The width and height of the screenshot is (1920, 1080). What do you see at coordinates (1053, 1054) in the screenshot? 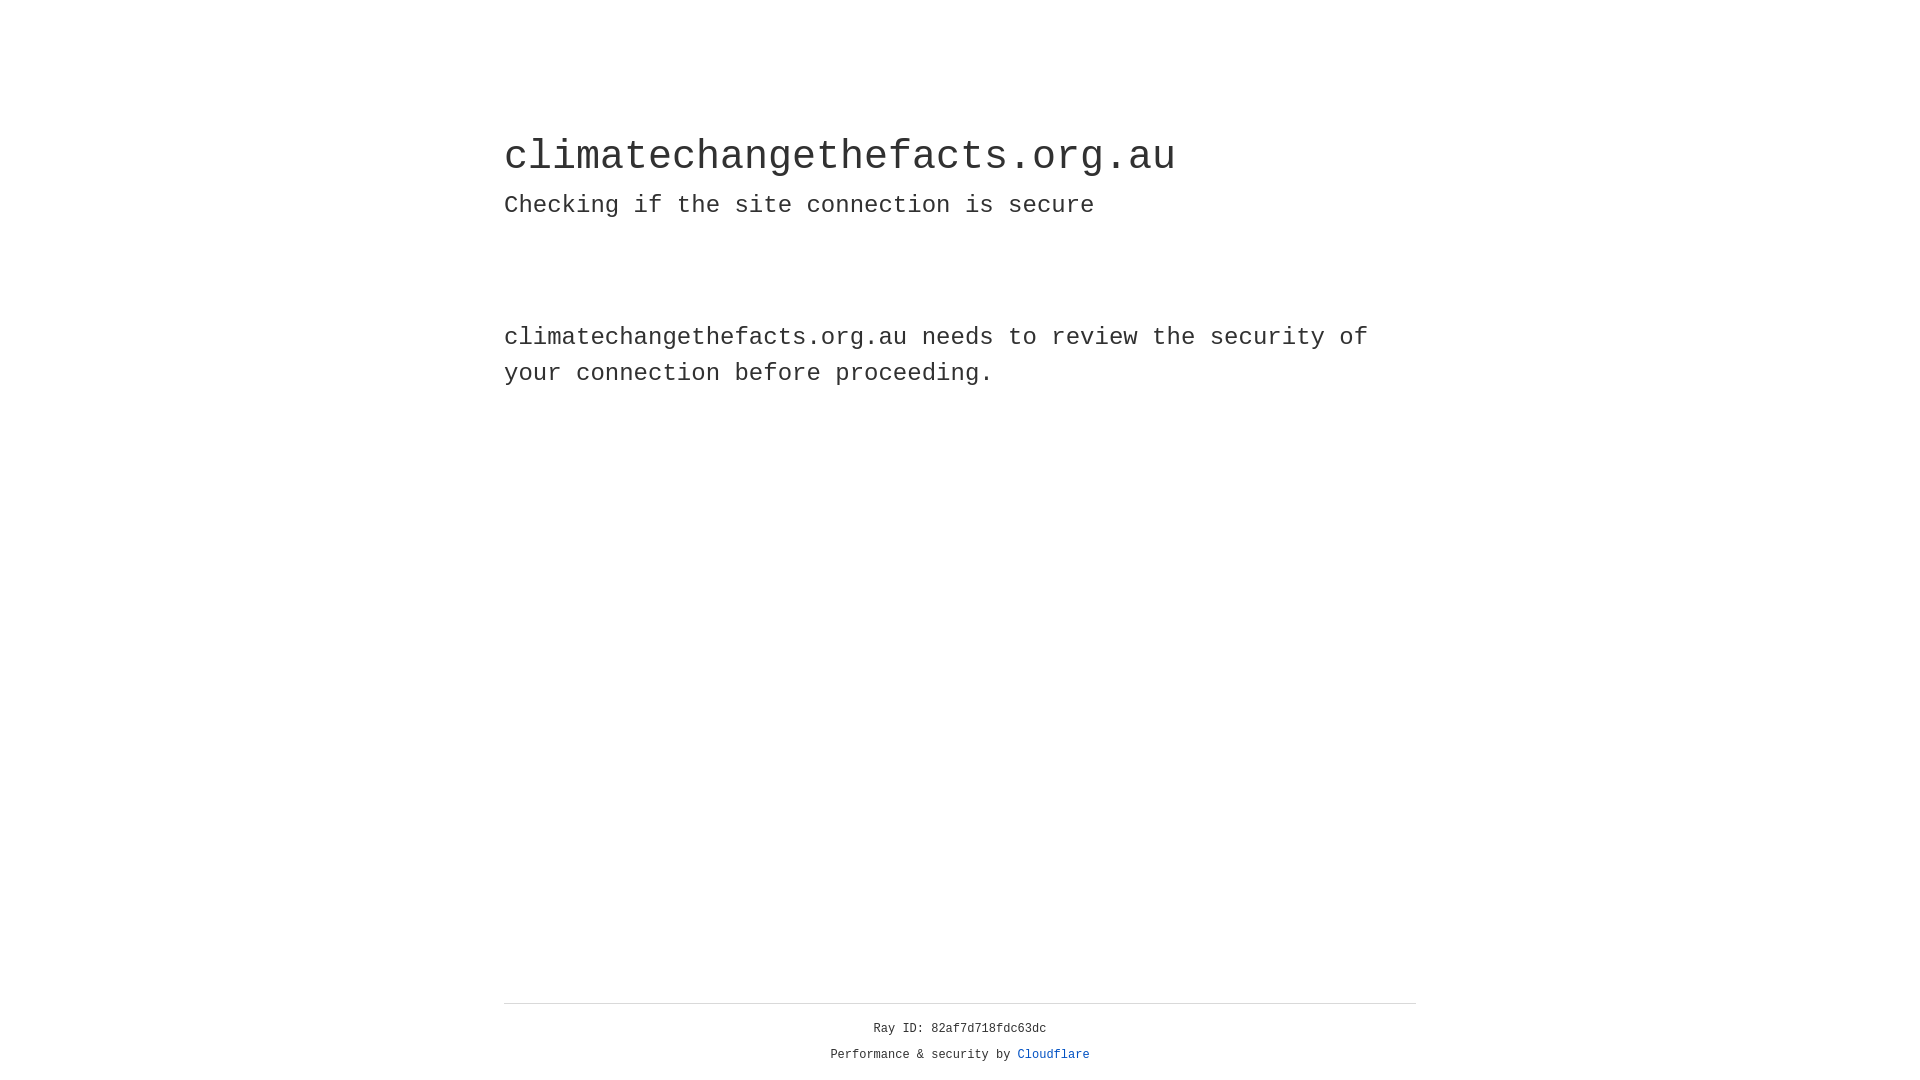
I see `'Cloudflare'` at bounding box center [1053, 1054].